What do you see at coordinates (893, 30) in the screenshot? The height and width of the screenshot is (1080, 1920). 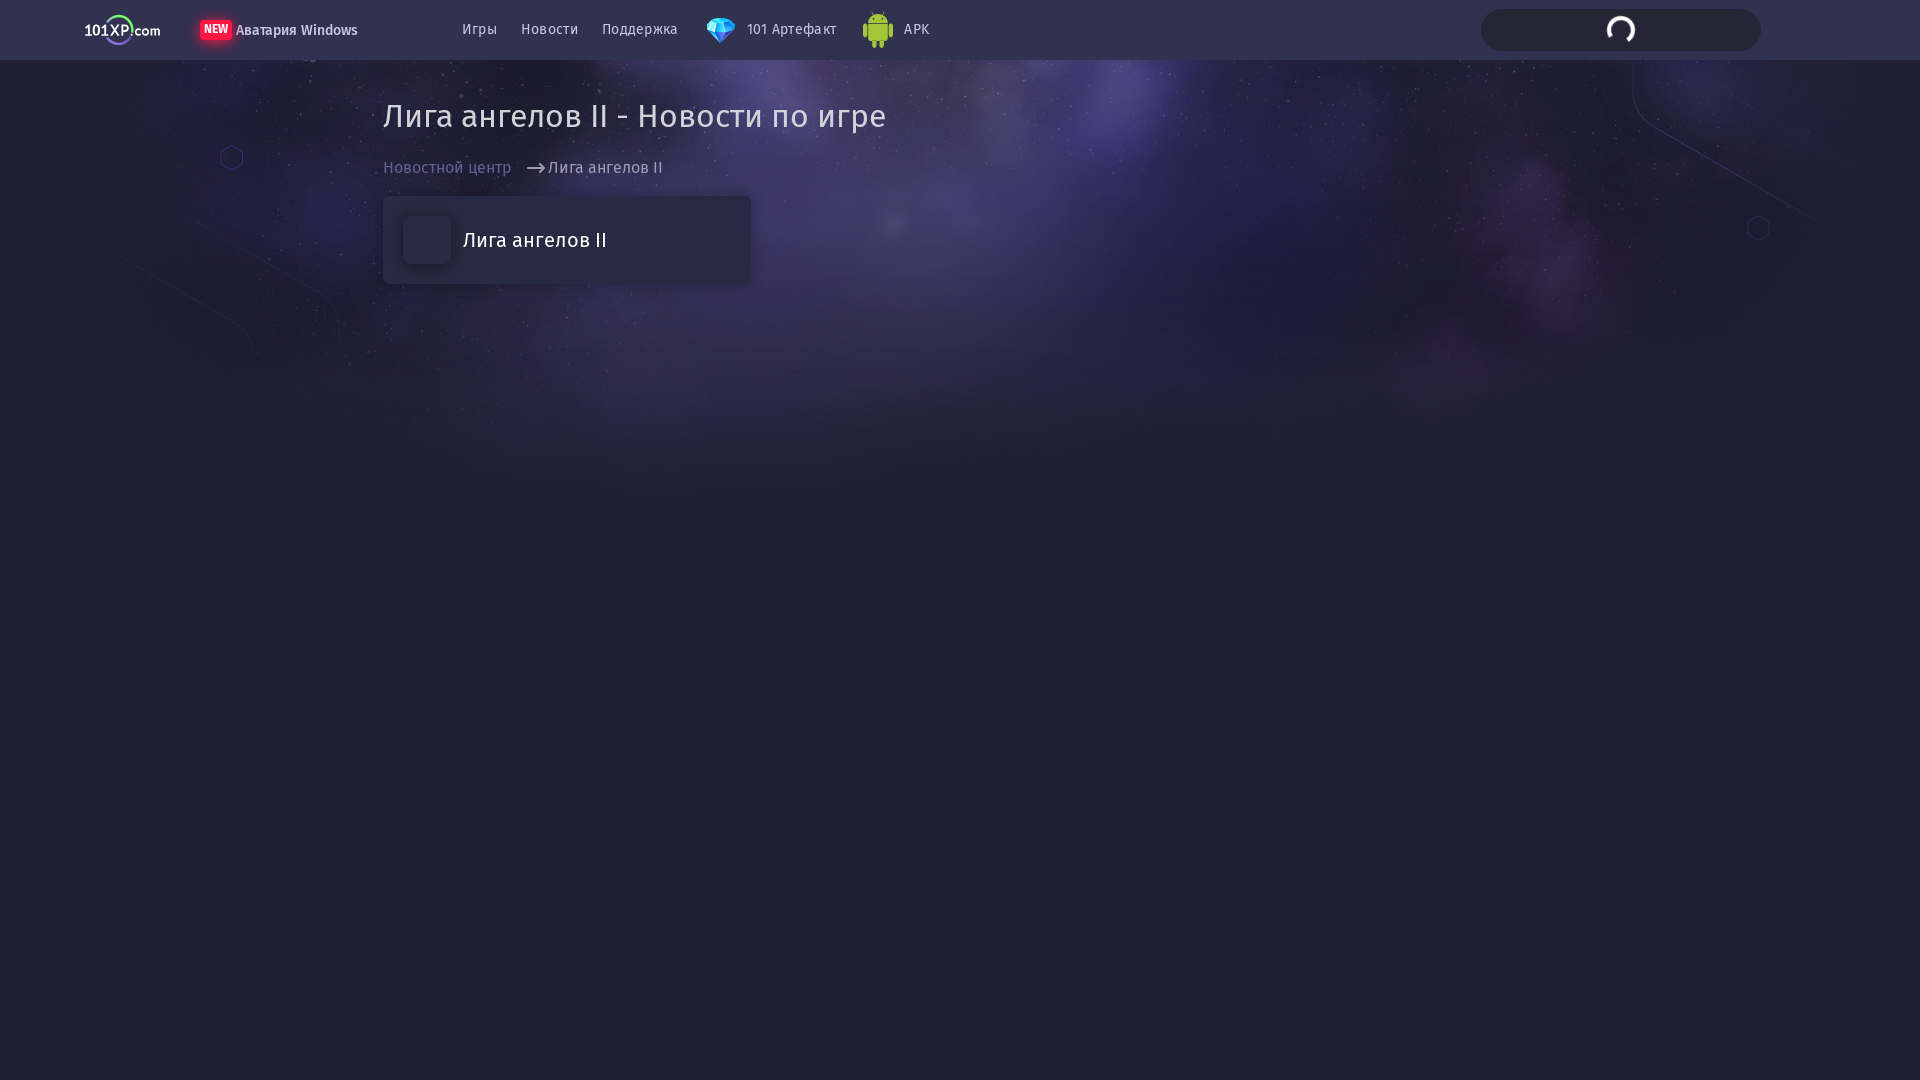 I see `'APK'` at bounding box center [893, 30].